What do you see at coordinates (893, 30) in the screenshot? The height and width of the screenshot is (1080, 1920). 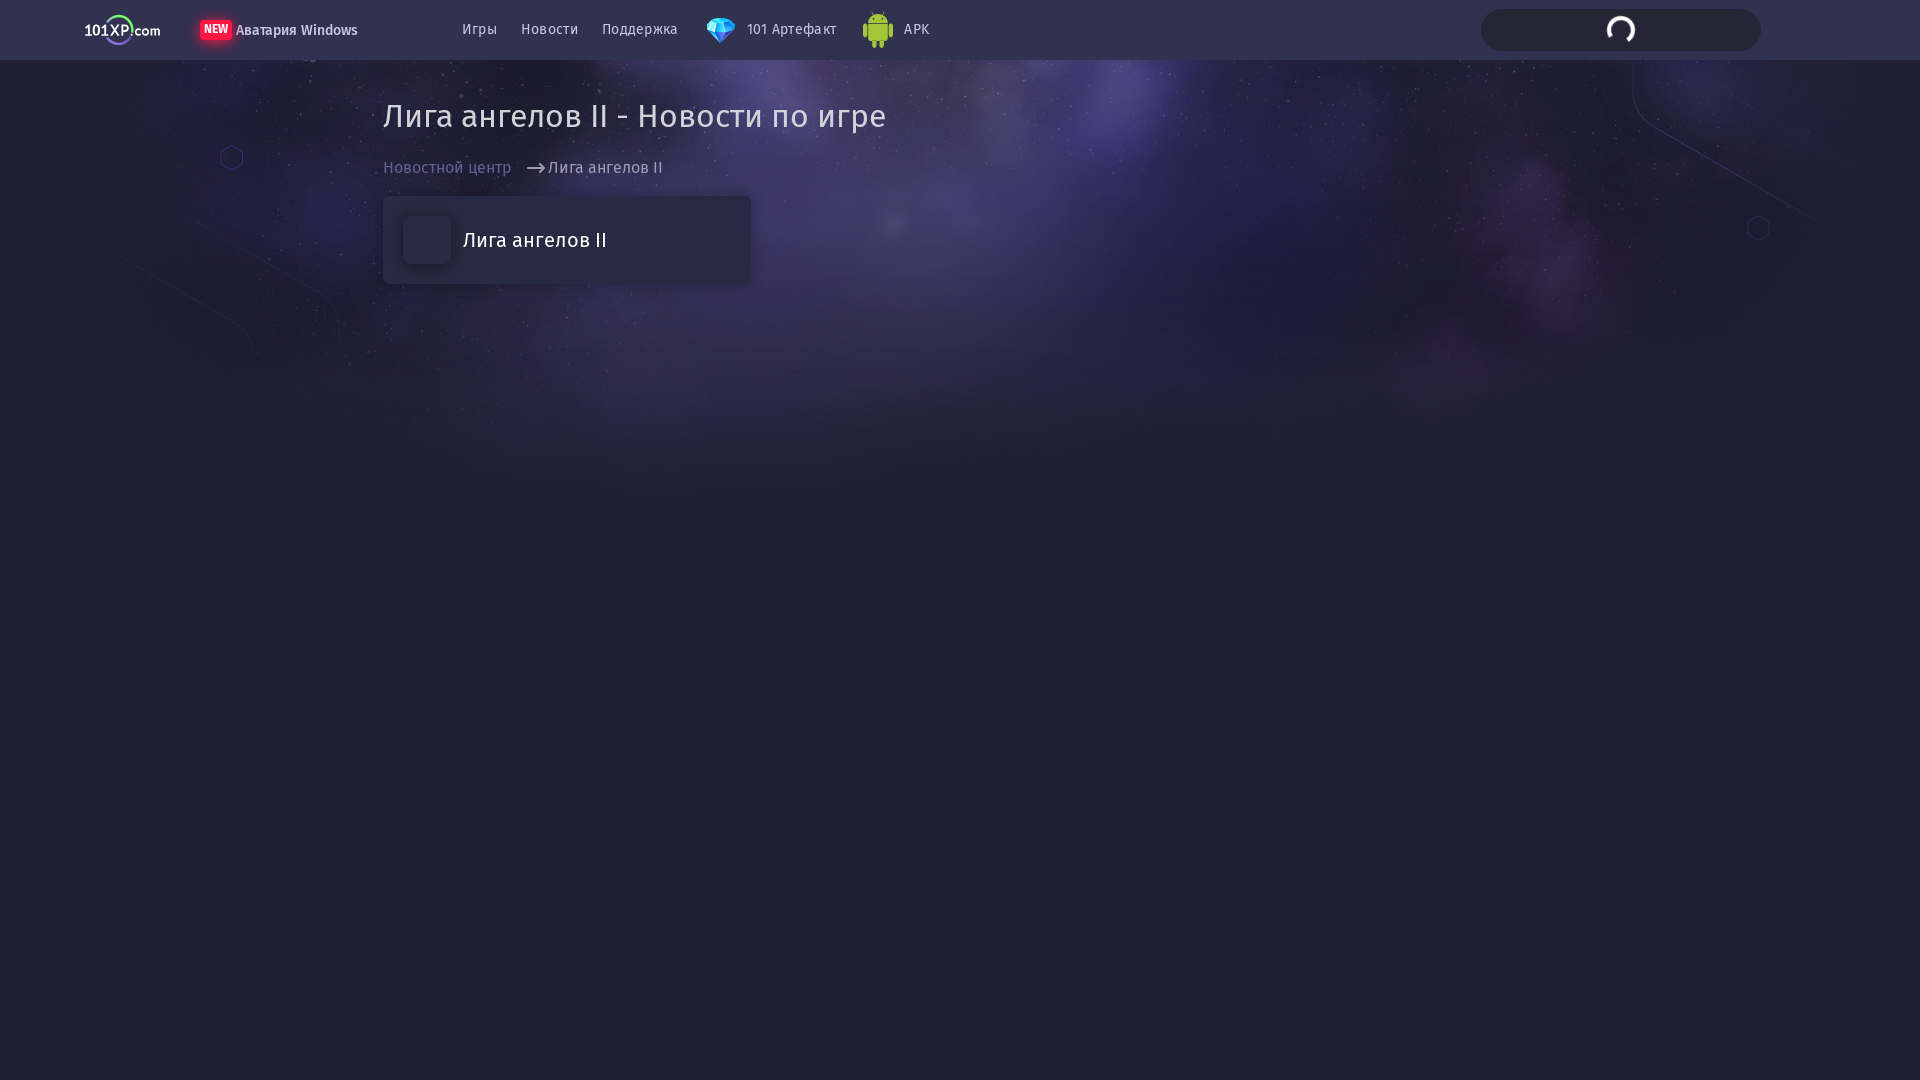 I see `'APK'` at bounding box center [893, 30].